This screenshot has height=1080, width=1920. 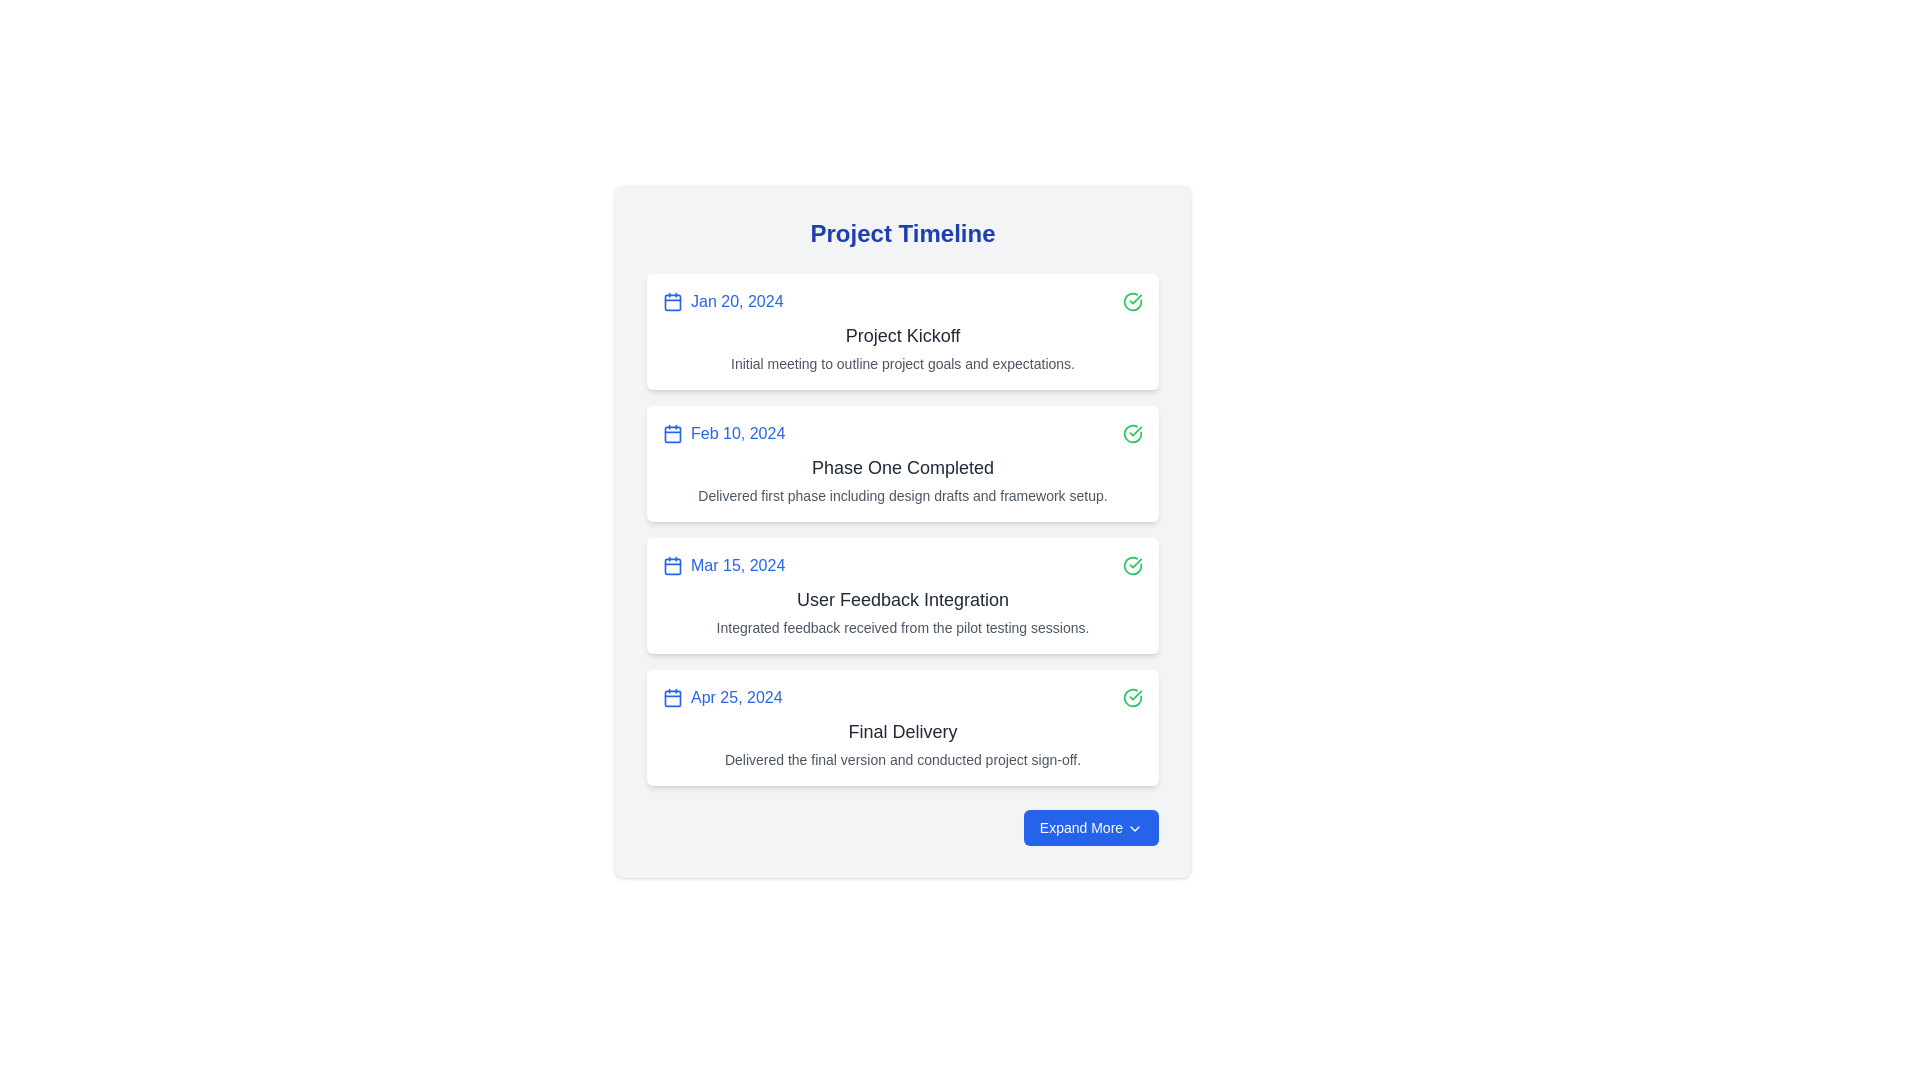 I want to click on the static text element that serves as a date indicator for an event in the timeline, located to the left of the calendar icon and above the event description, so click(x=737, y=433).